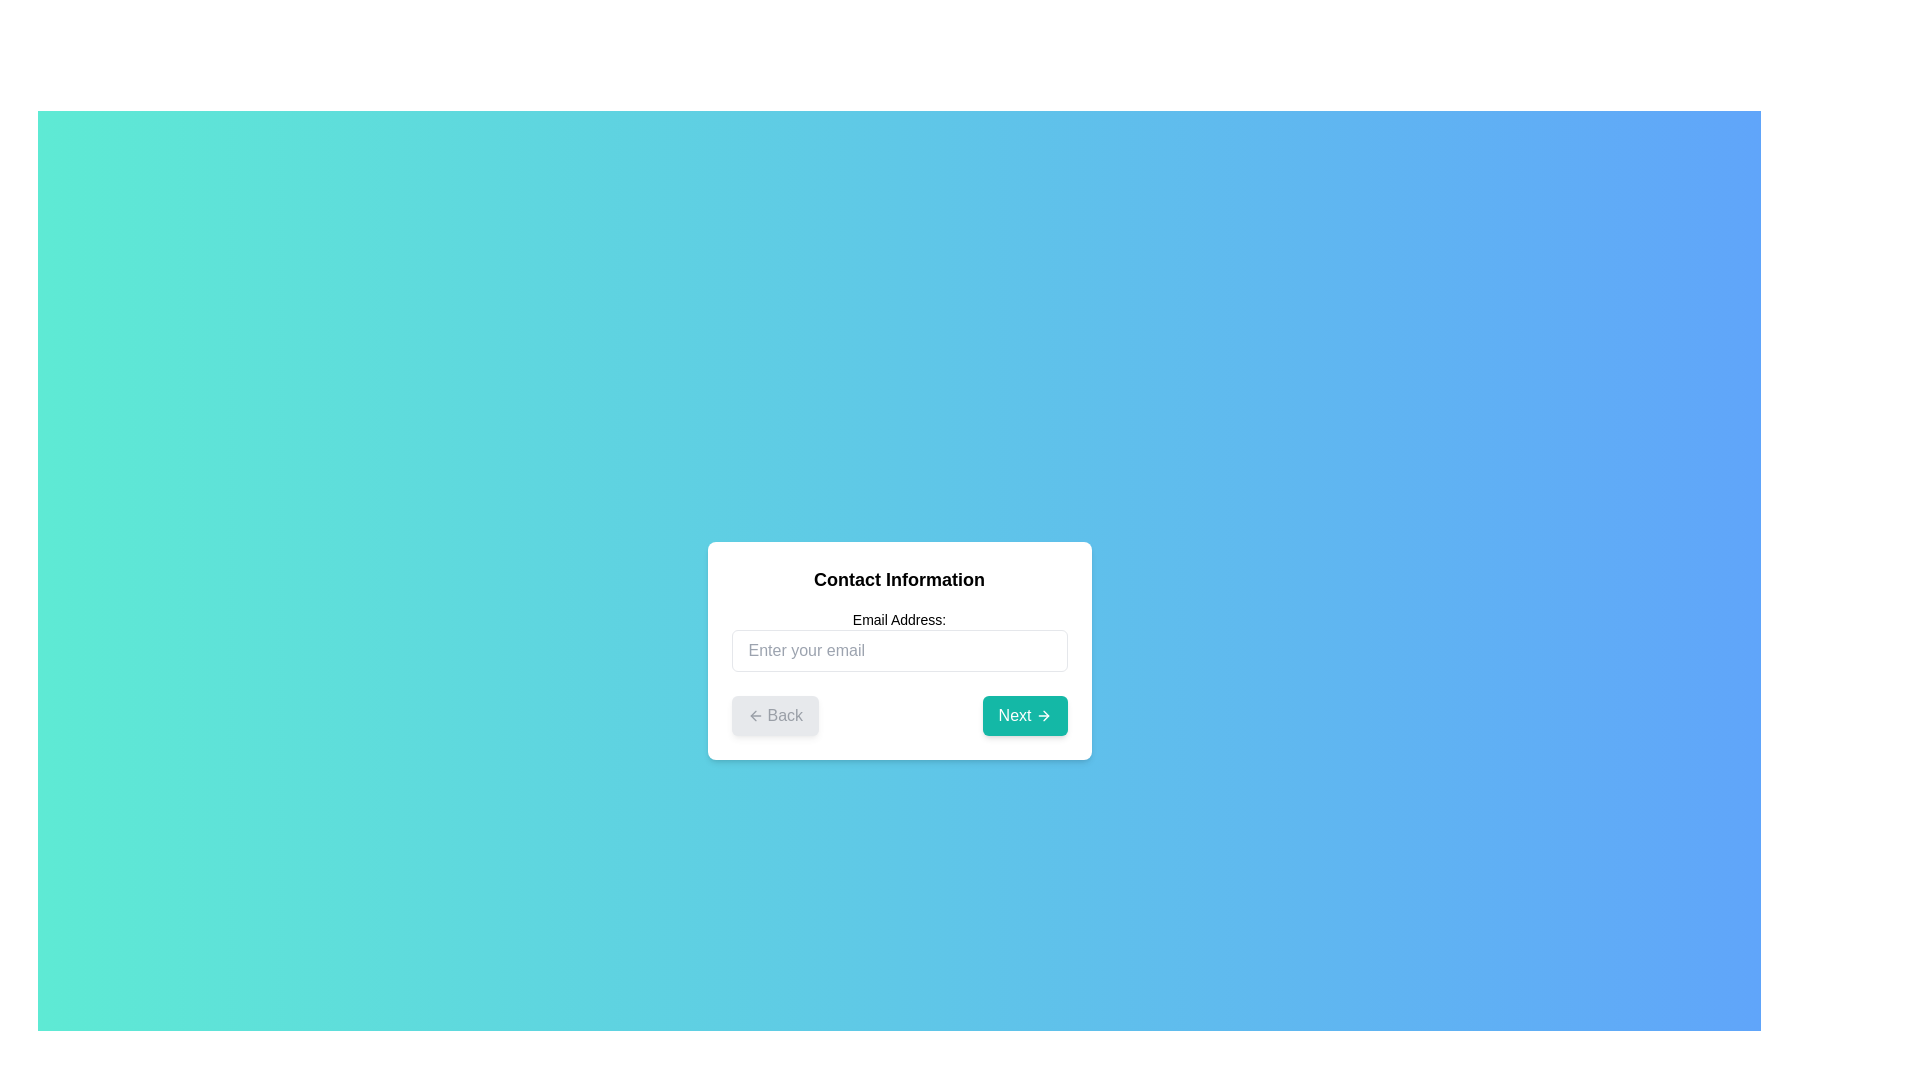 Image resolution: width=1920 pixels, height=1080 pixels. What do you see at coordinates (898, 579) in the screenshot?
I see `text label located at the top of the modal, which is positioned above the 'Email Address' input field` at bounding box center [898, 579].